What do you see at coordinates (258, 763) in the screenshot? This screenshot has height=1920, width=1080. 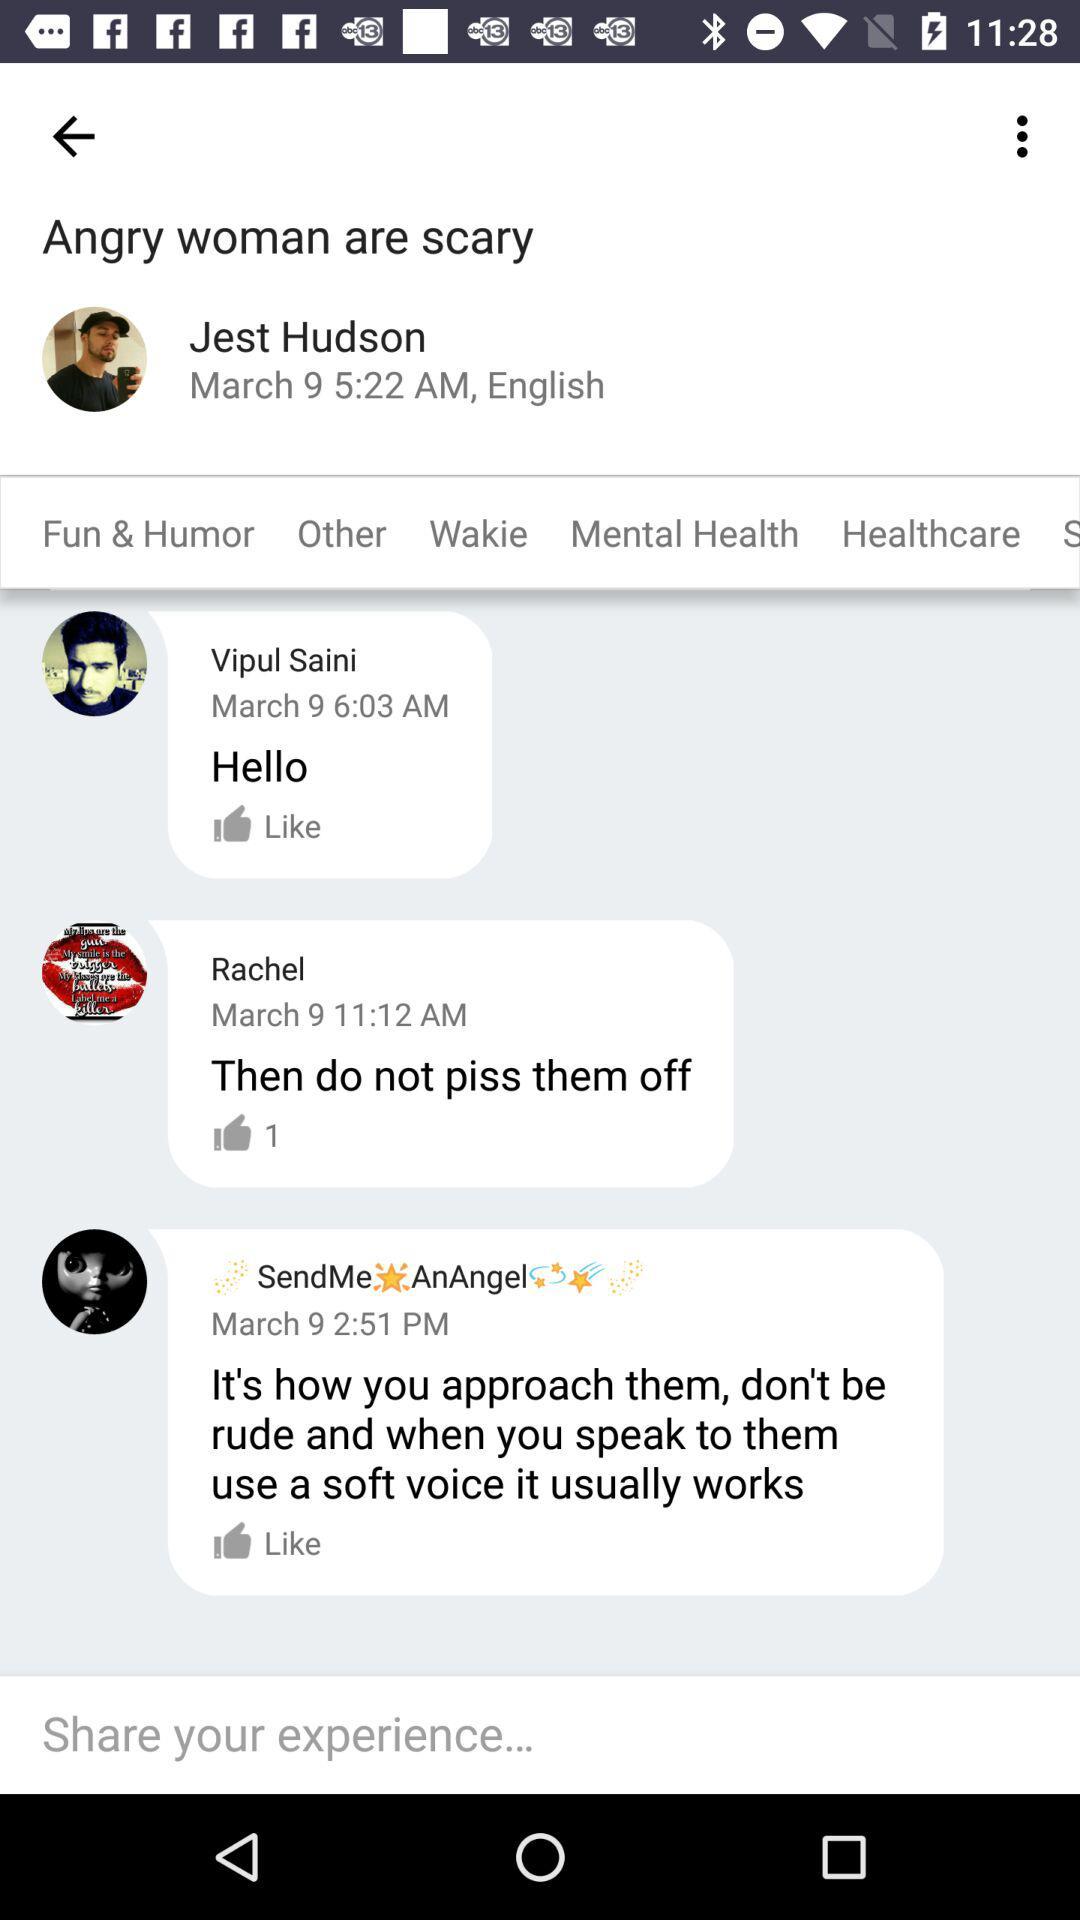 I see `item below the march 9 6` at bounding box center [258, 763].